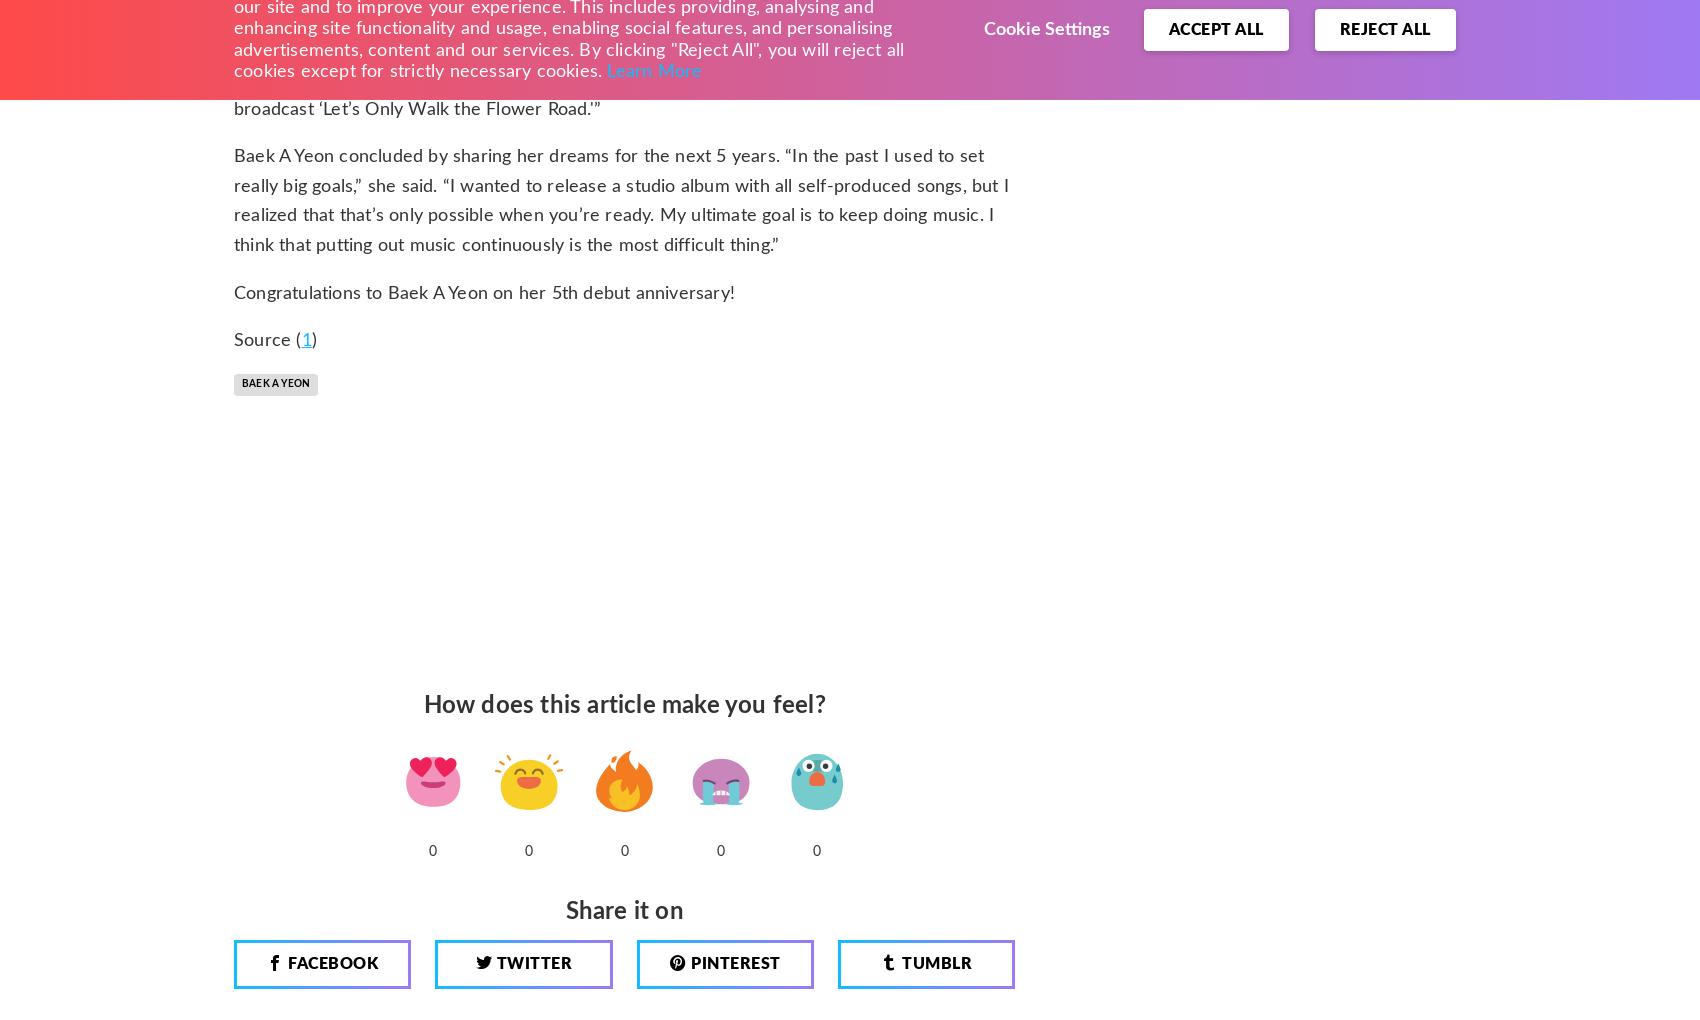 This screenshot has height=1020, width=1700. I want to click on 'Baek A Yeon concluded by sharing her dreams for the next 5 years. “In the past I used to set really big goals,” she said. “I wanted to release a studio album with all self-produced songs, but I realized that that’s only possible when you’re ready. My ultimate goal is to keep doing music. I think that putting out music continuously is the most difficult thing.”', so click(620, 199).